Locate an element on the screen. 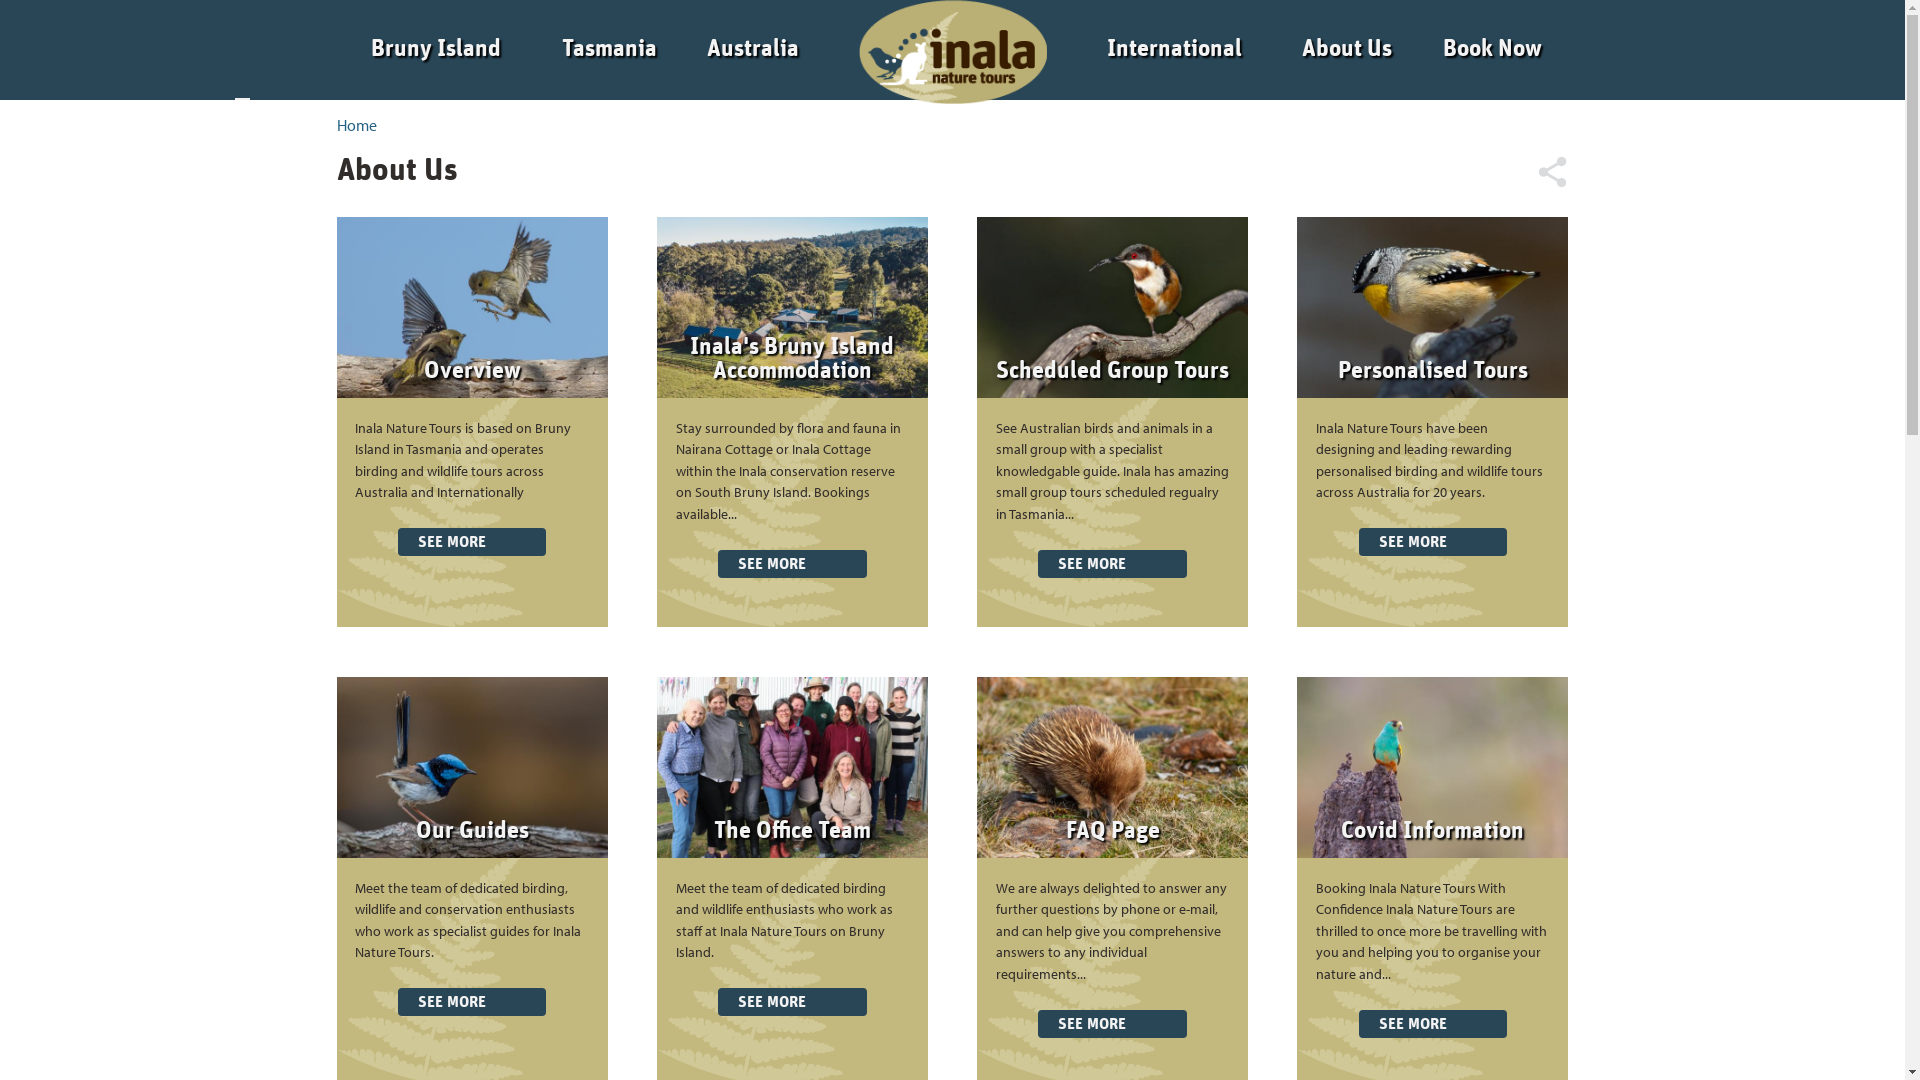  'International' is located at coordinates (1174, 48).